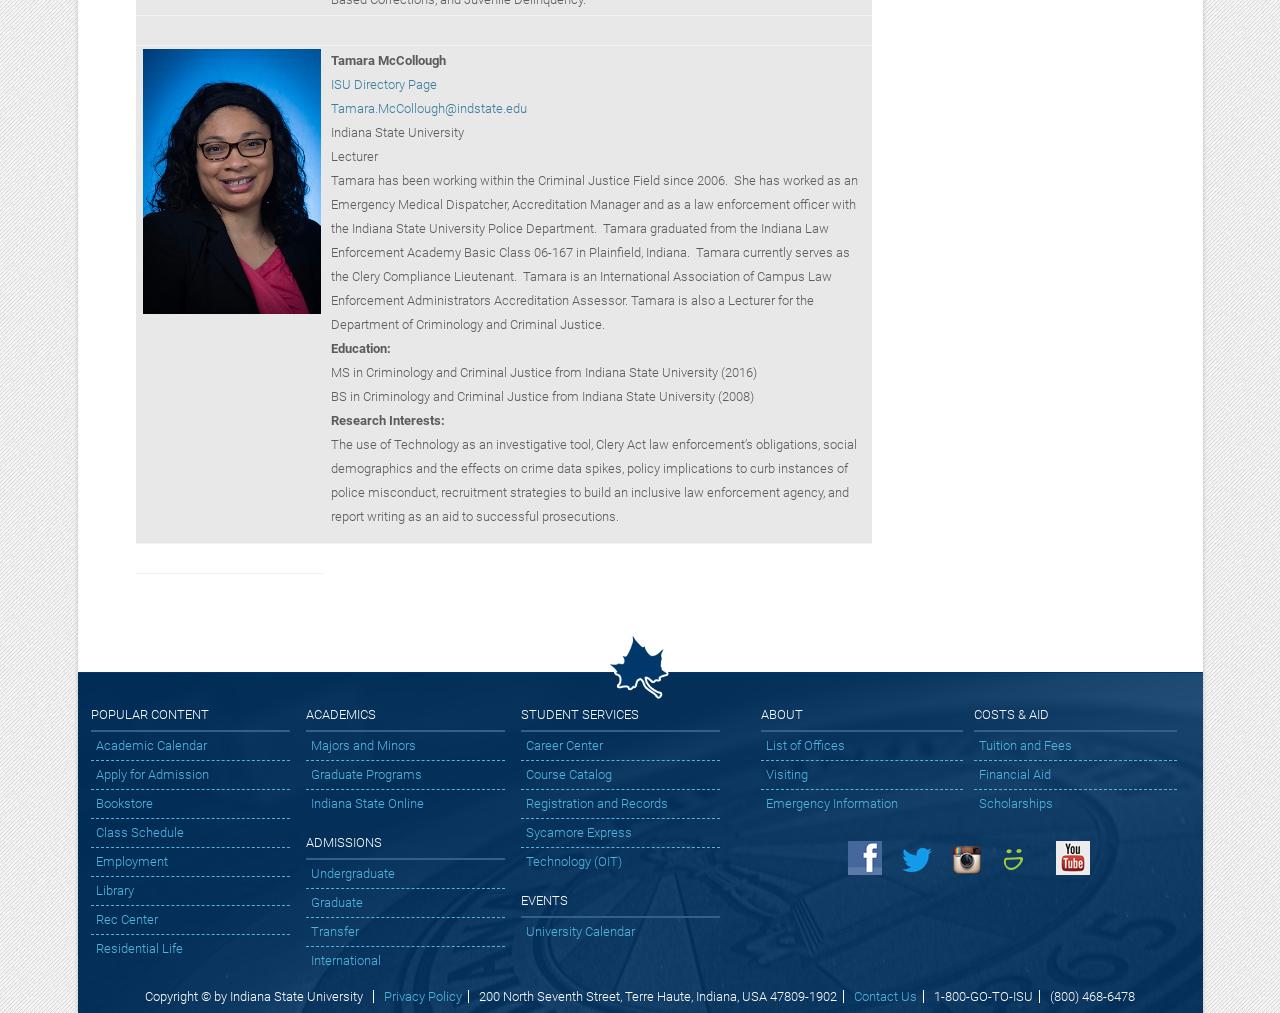 The height and width of the screenshot is (1013, 1280). Describe the element at coordinates (592, 250) in the screenshot. I see `'Tamara has been working within the Criminal Justice Field since 2006.  She has worked as an Emergency Medical Dispatcher, Accreditation Manager and as a law enforcement officer with the Indiana State University Police Department.  Tamara graduated from the Indiana Law Enforcement Academy Basic Class 06-167 in Plainfield, Indiana.  Tamara currently serves as the Clery Compliance Lieutenant.  Tamara is an International Association of Campus Law Enforcement Administrators Accreditation Assessor. Tamara is also a Lecturer for the Department of Criminology and Criminal Justice.'` at that location.